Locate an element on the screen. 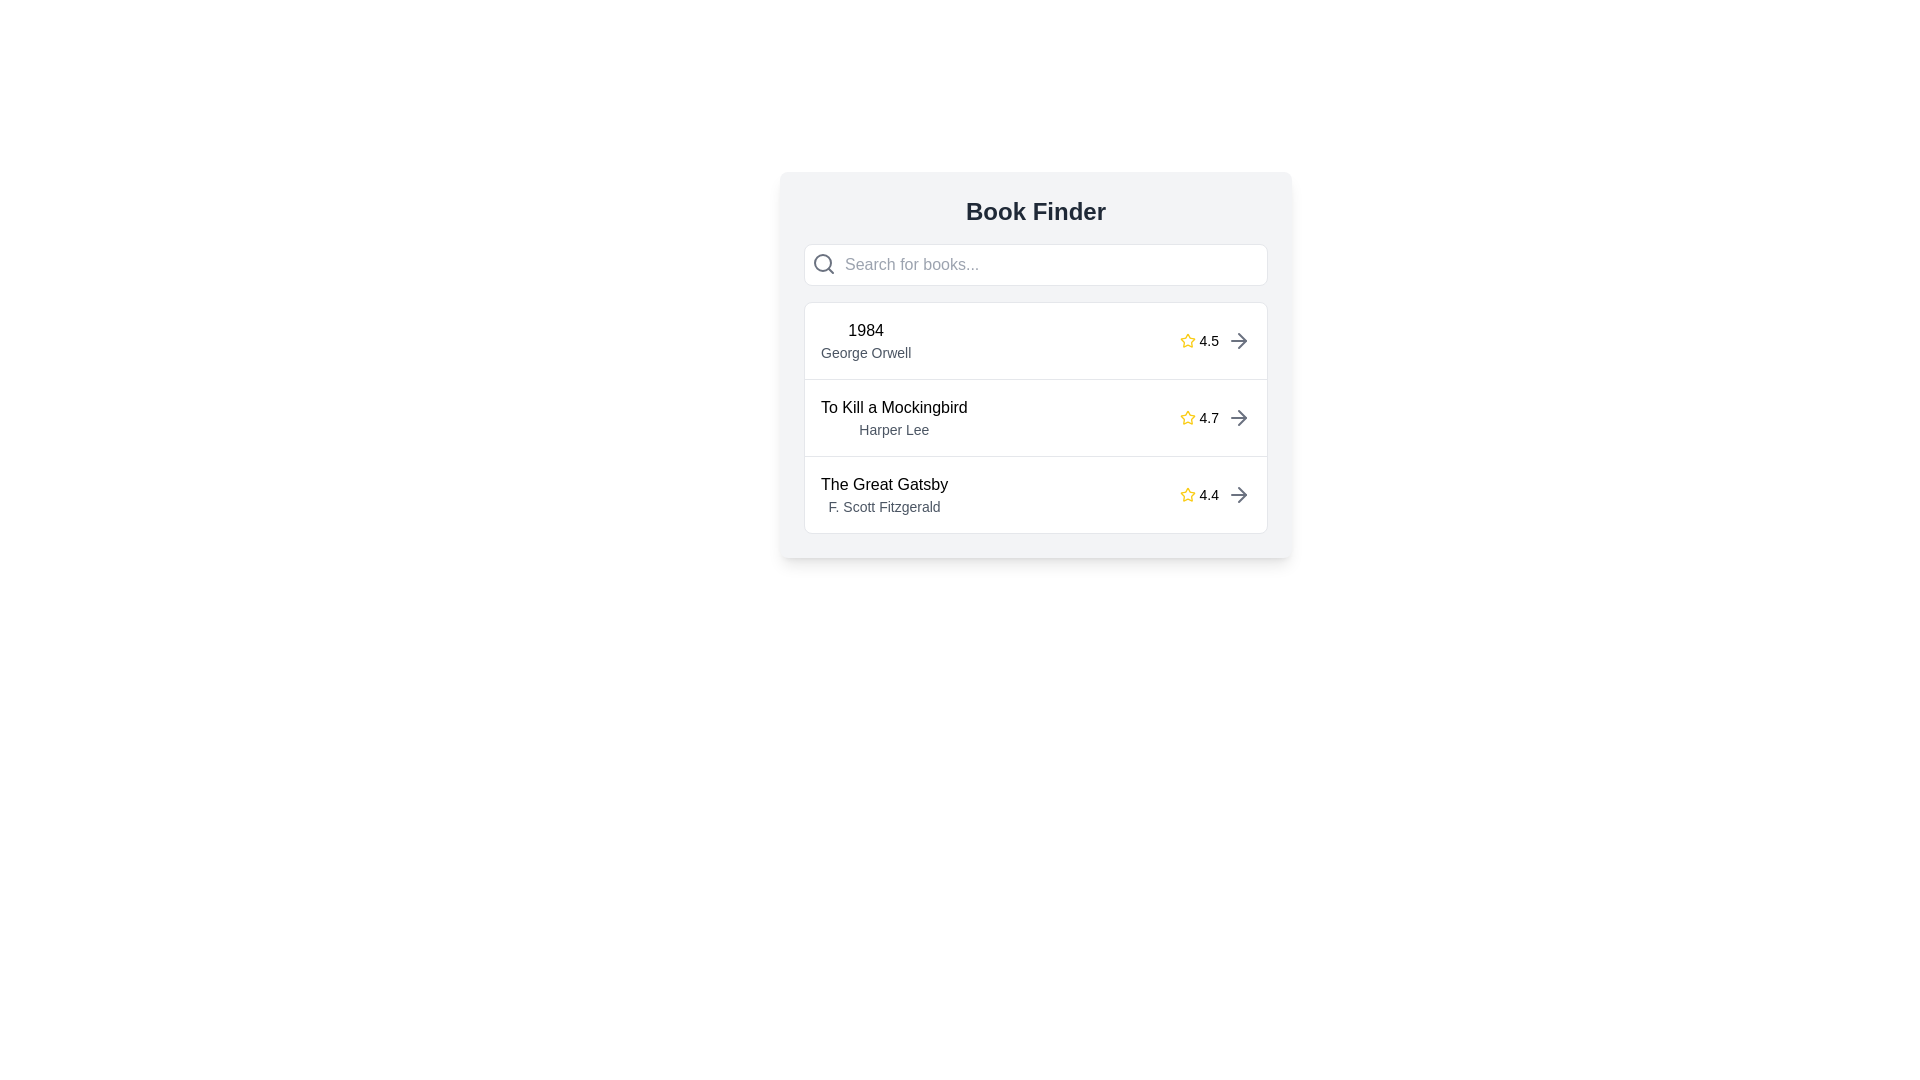 The image size is (1920, 1080). the circular lens component of the search icon, which symbolizes a magnifying glass and is located at the left end of the search input box under the 'Book Finder' heading is located at coordinates (822, 261).